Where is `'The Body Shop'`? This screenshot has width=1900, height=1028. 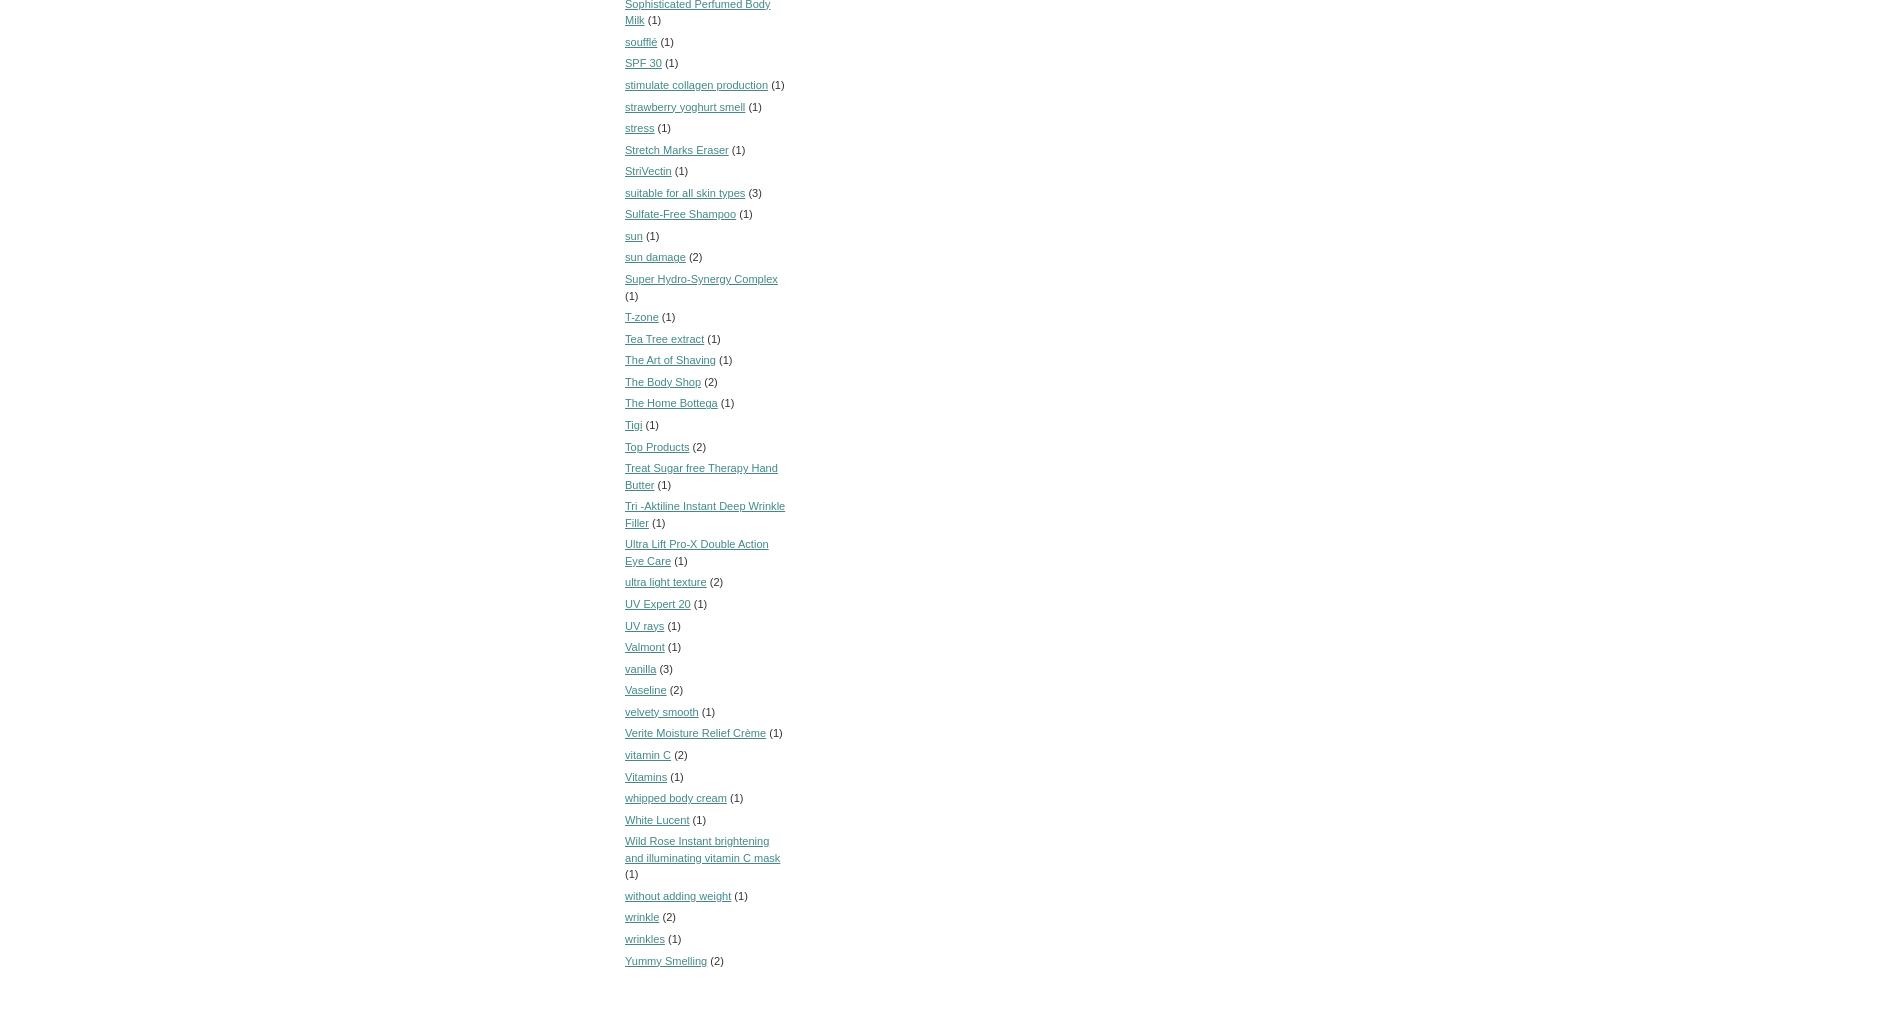 'The Body Shop' is located at coordinates (662, 379).